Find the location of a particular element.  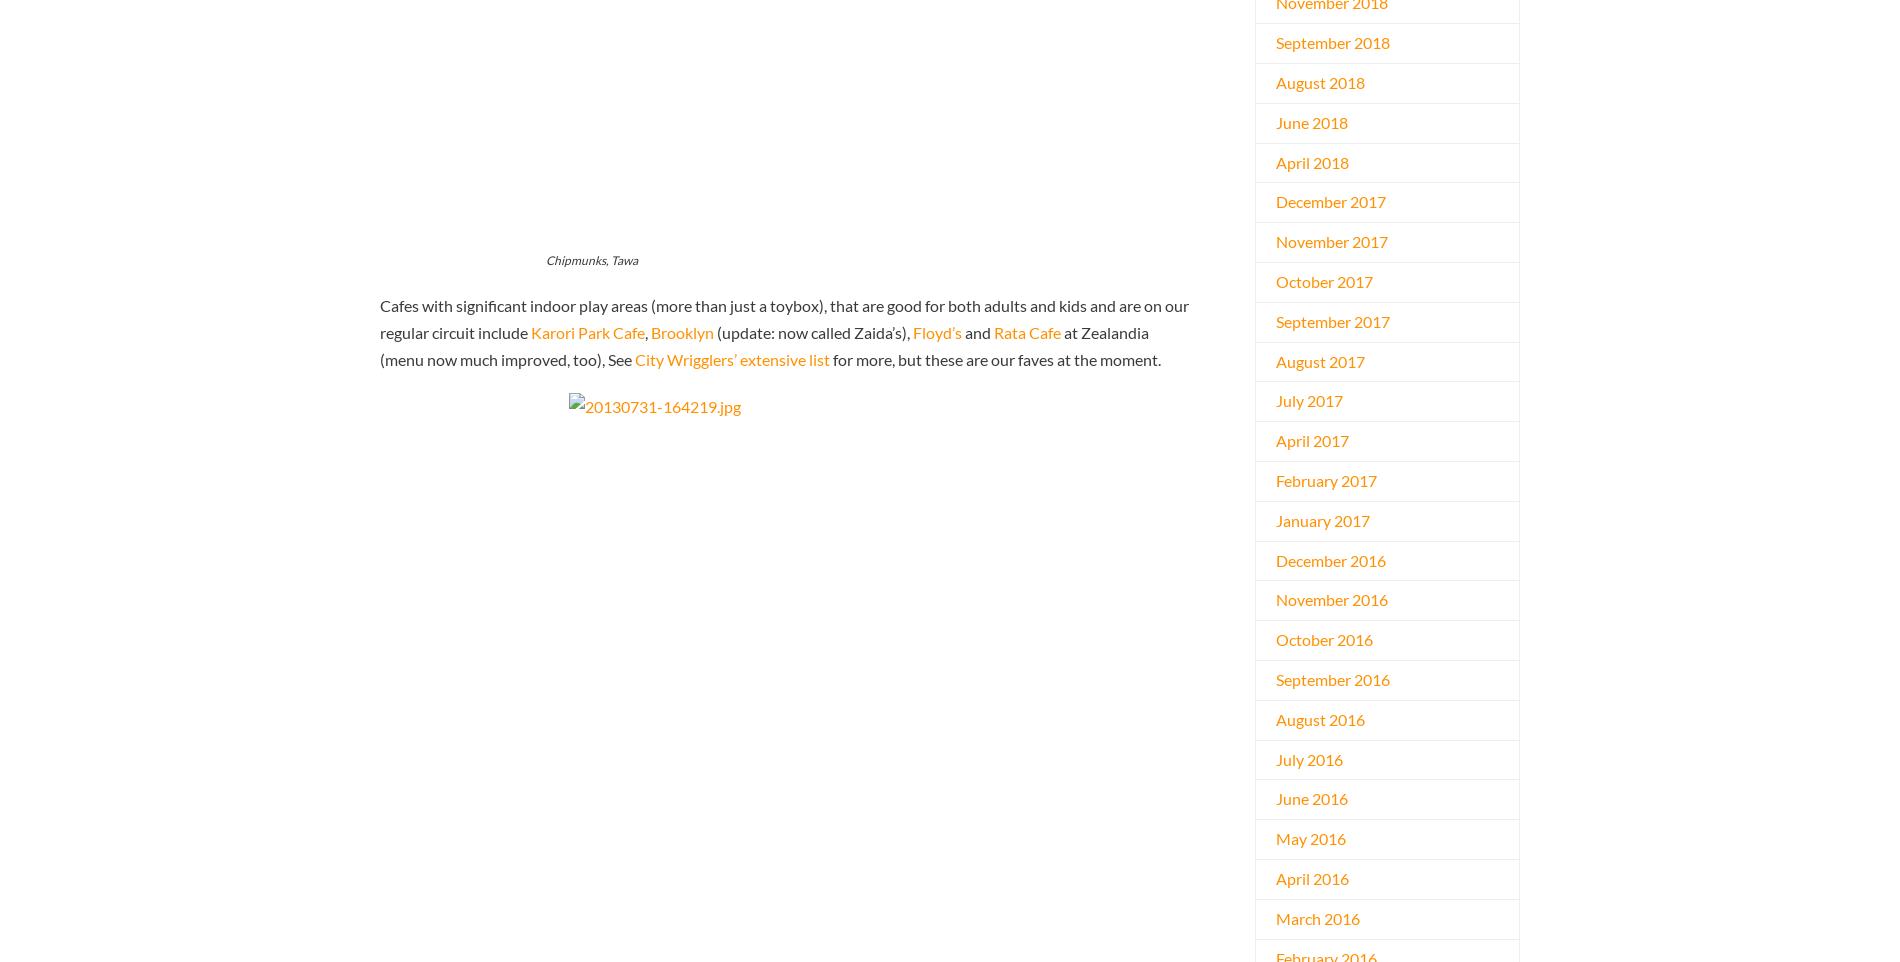

',' is located at coordinates (648, 330).